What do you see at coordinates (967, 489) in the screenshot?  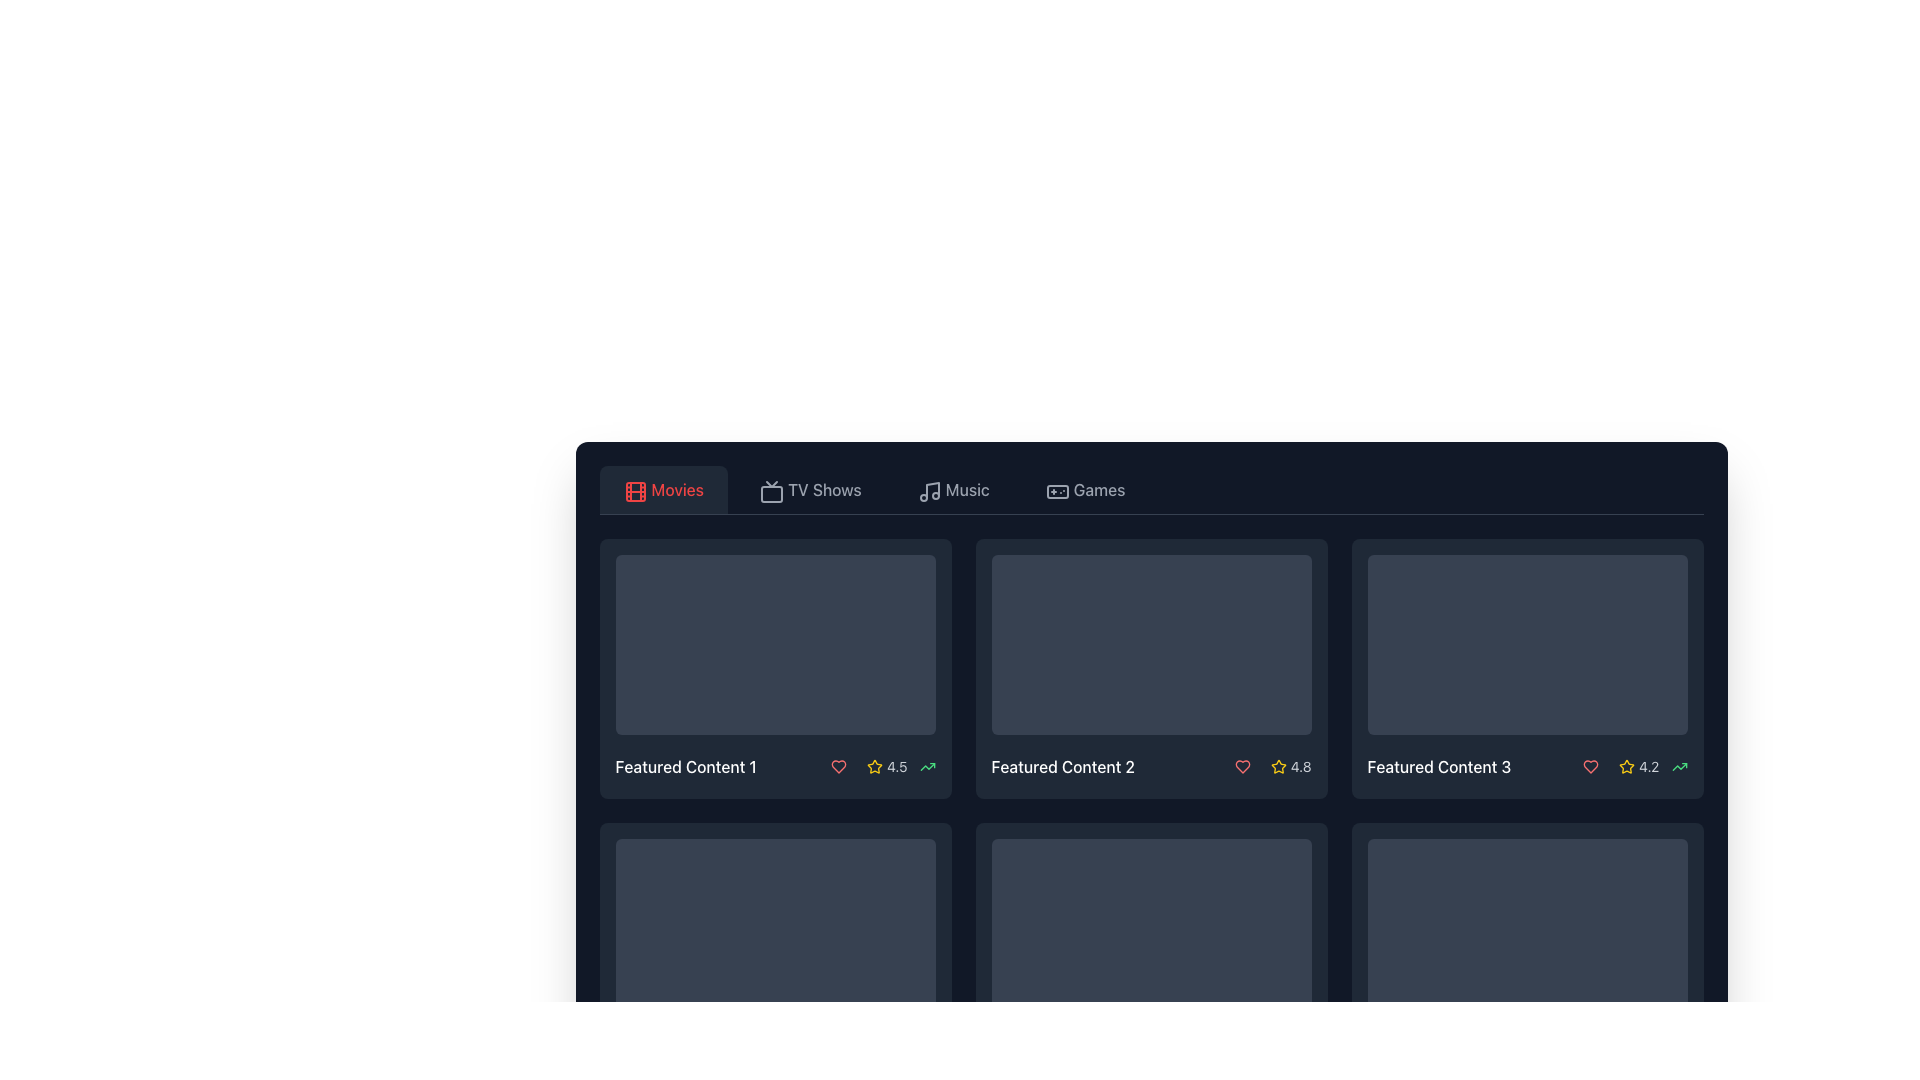 I see `the 'Music' text label in the navigation menu, which is the third item from the left in the horizontal navigation bar` at bounding box center [967, 489].